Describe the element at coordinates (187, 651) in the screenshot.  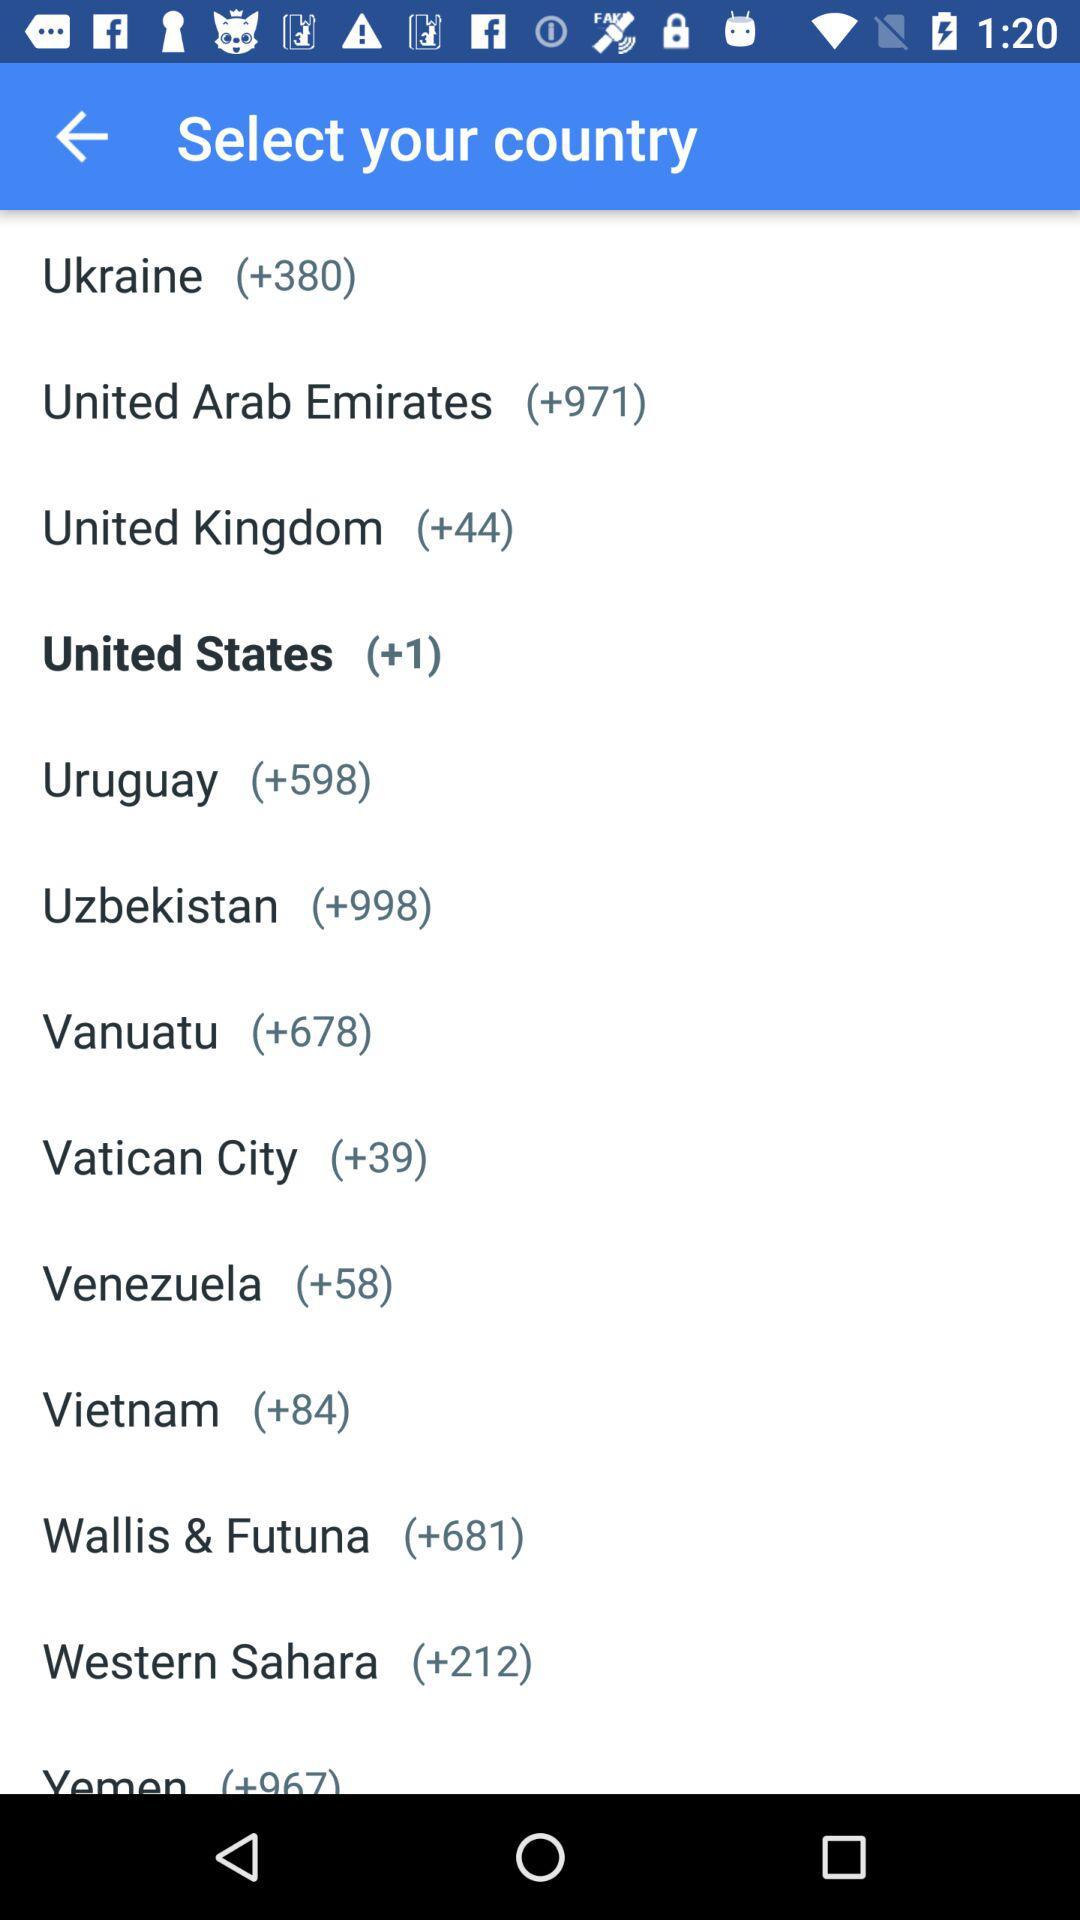
I see `the icon below united kingdom` at that location.